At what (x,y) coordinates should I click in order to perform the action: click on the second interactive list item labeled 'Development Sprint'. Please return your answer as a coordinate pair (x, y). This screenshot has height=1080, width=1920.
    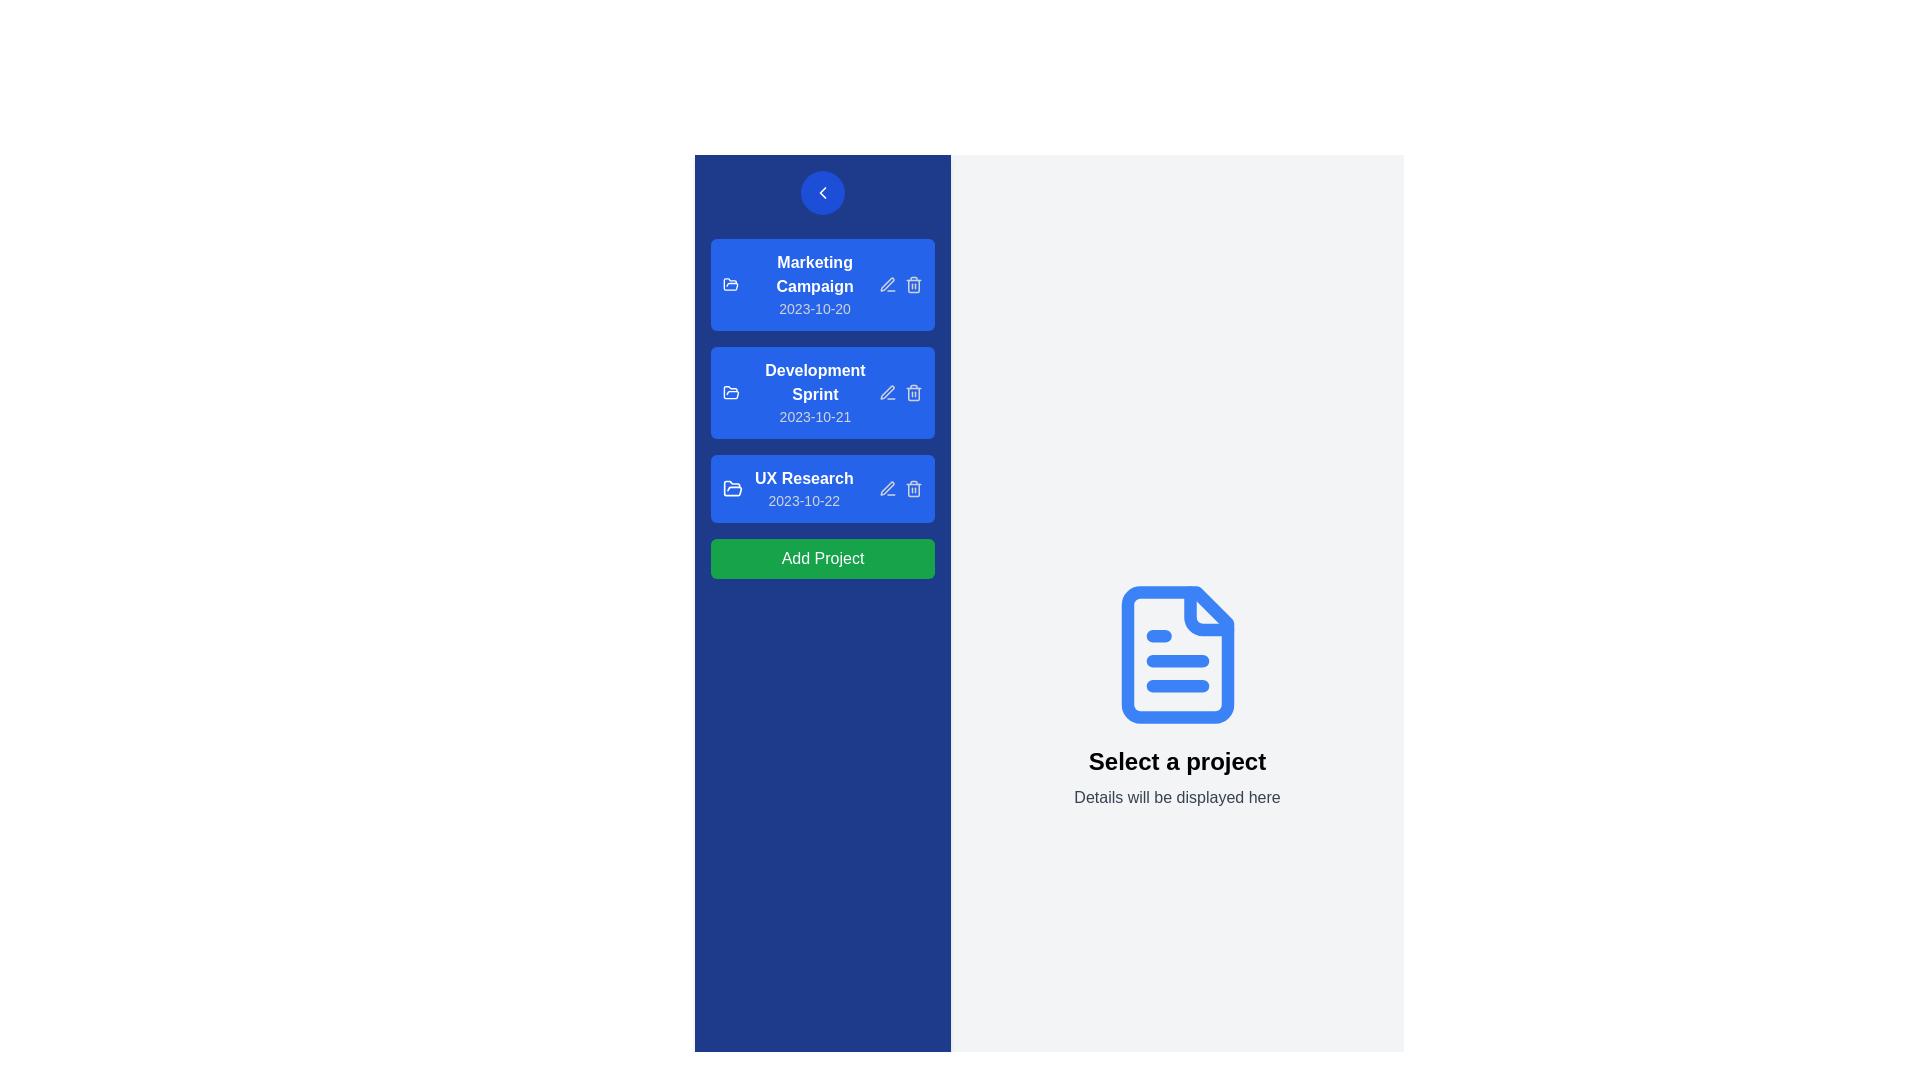
    Looking at the image, I should click on (822, 381).